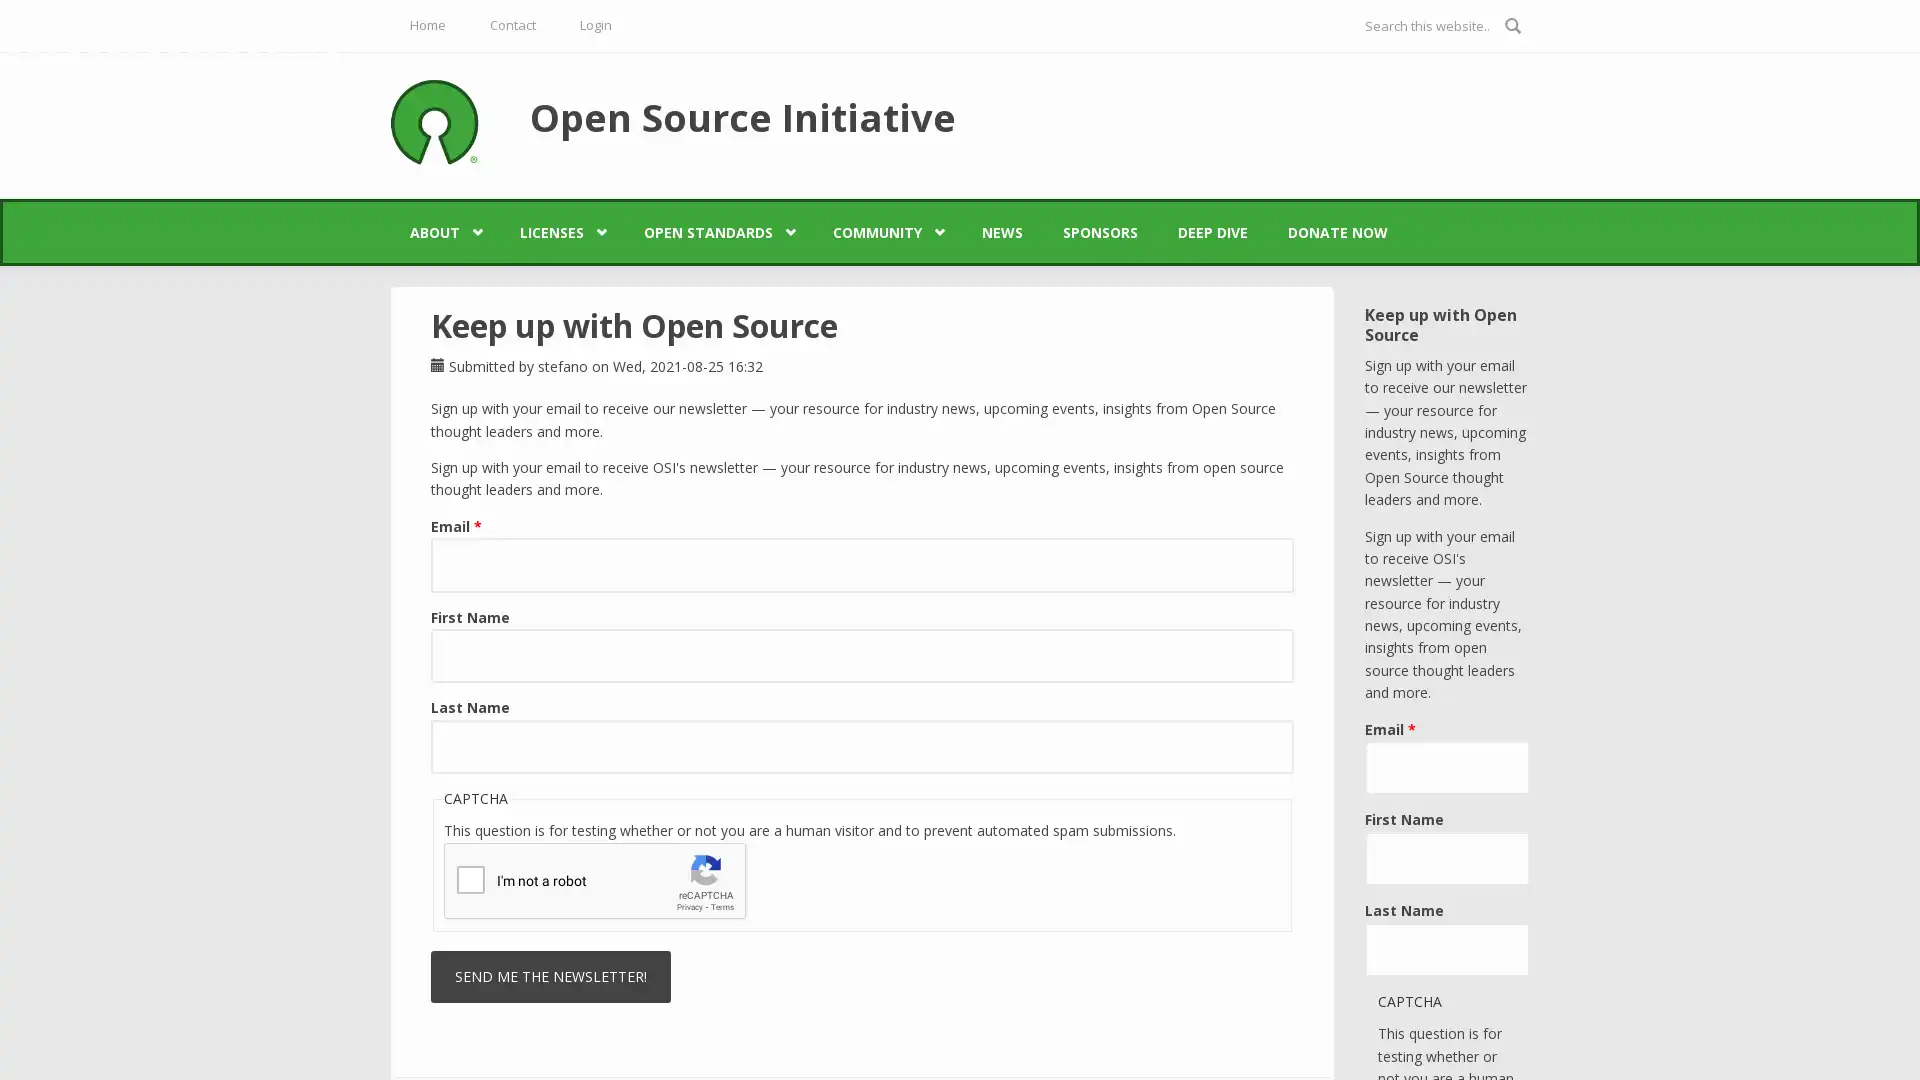 The height and width of the screenshot is (1080, 1920). What do you see at coordinates (551, 975) in the screenshot?
I see `Send me the newsletter!` at bounding box center [551, 975].